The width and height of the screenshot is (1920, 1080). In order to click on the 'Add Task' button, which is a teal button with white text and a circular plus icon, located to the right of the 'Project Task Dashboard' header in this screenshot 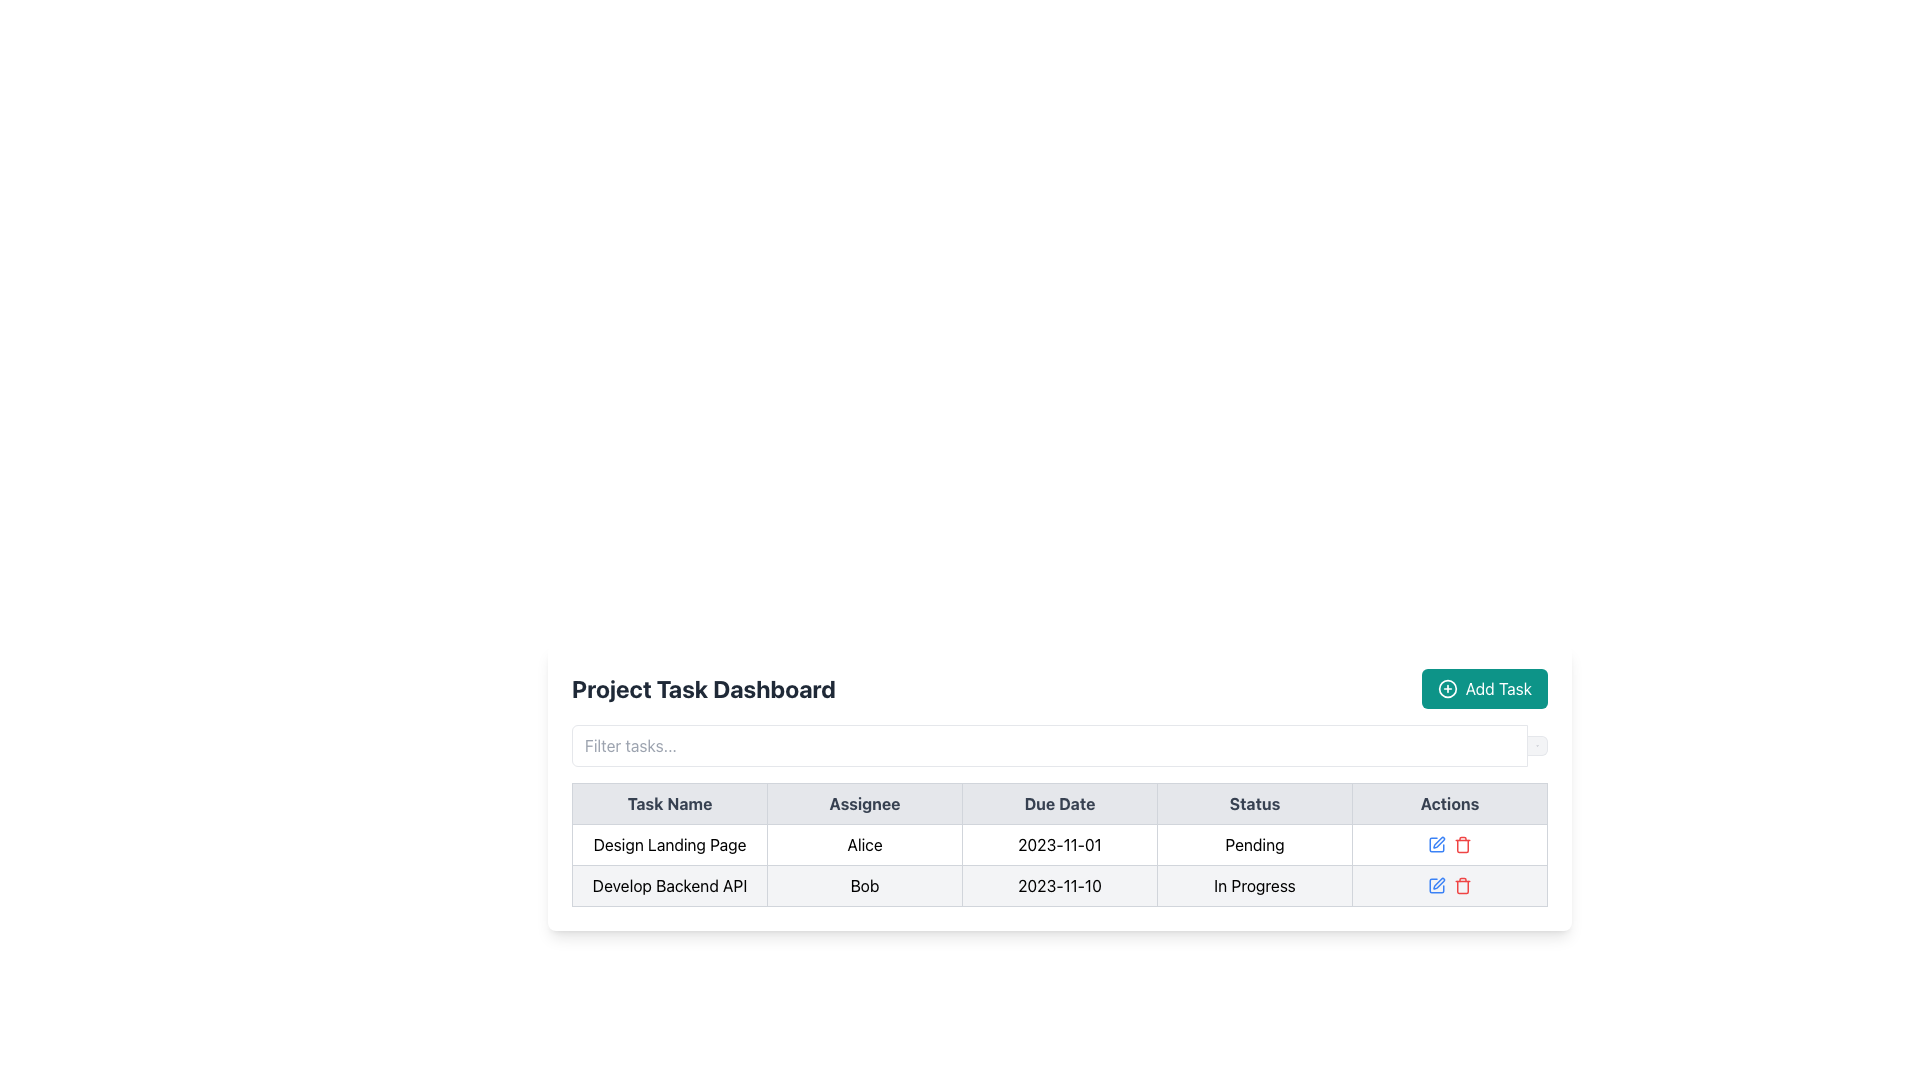, I will do `click(1483, 688)`.